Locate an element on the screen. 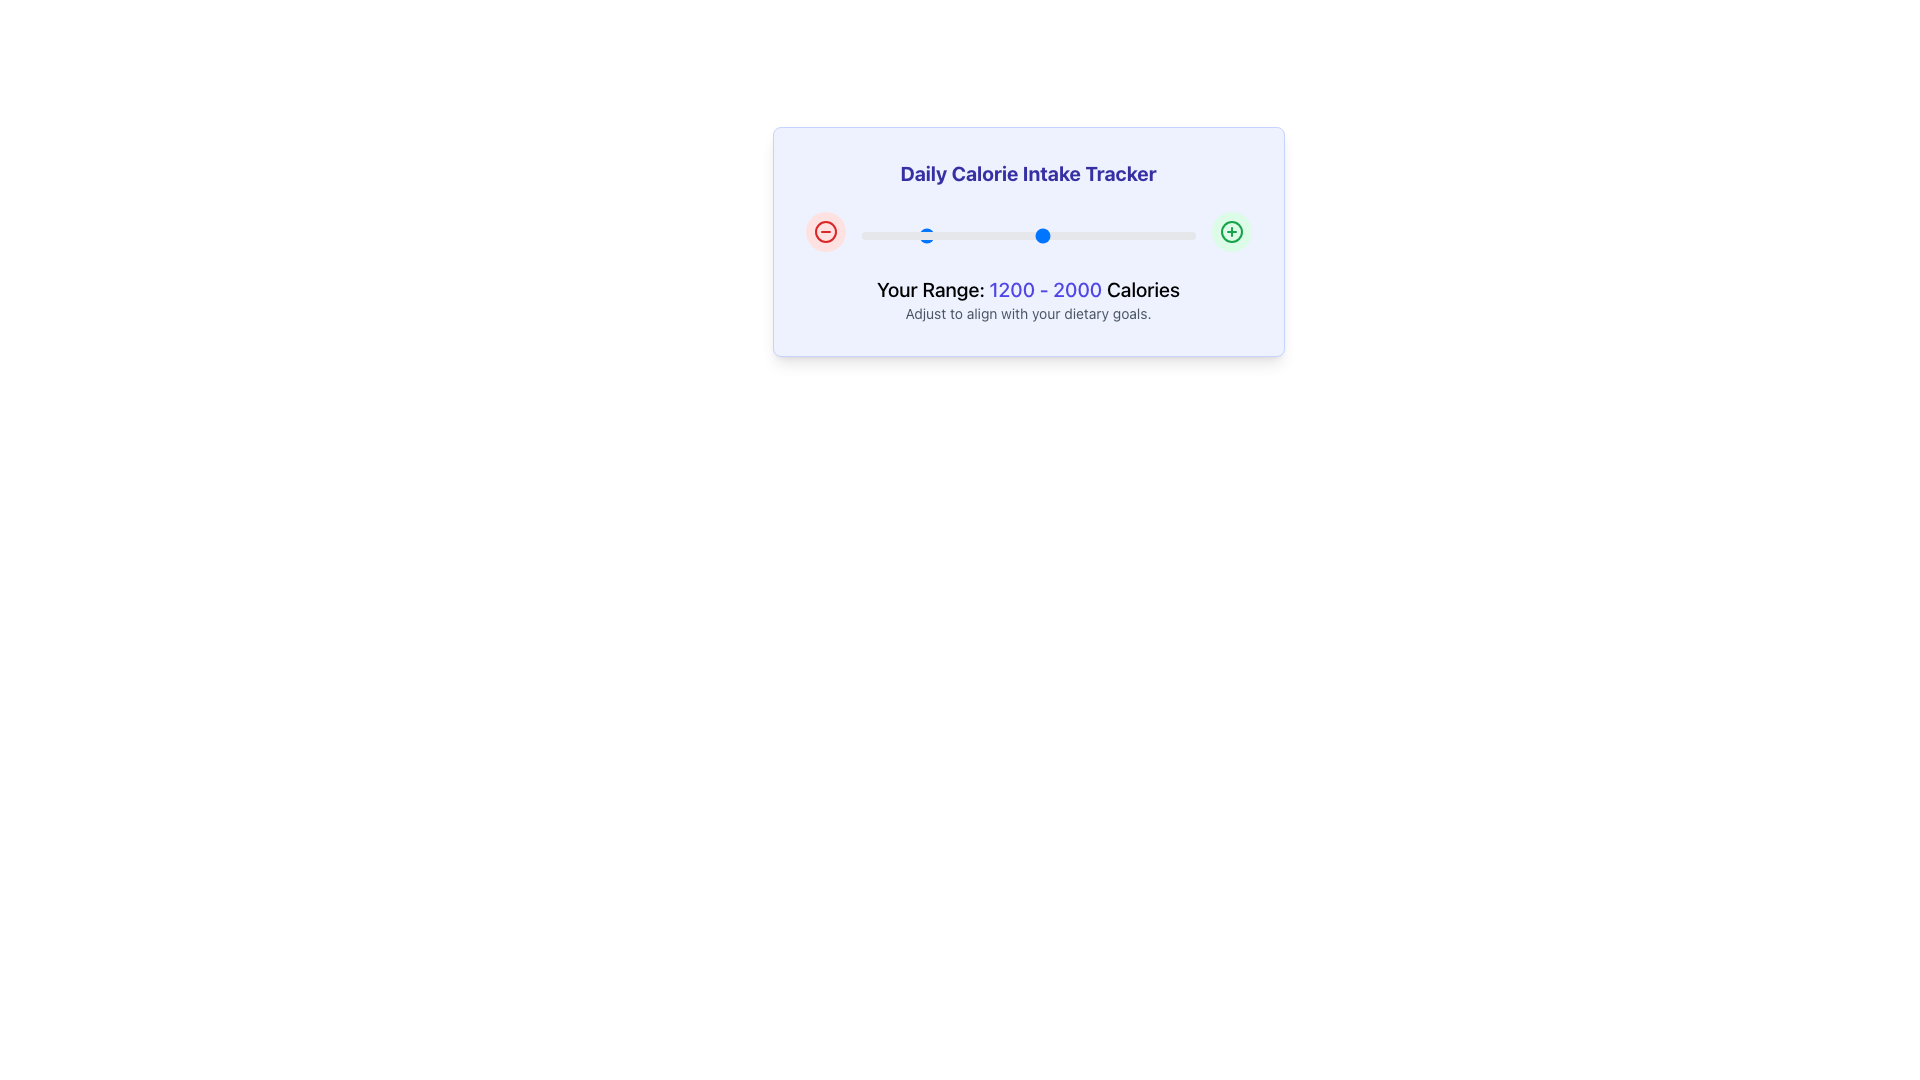 Image resolution: width=1920 pixels, height=1080 pixels. the calorie value is located at coordinates (1152, 234).